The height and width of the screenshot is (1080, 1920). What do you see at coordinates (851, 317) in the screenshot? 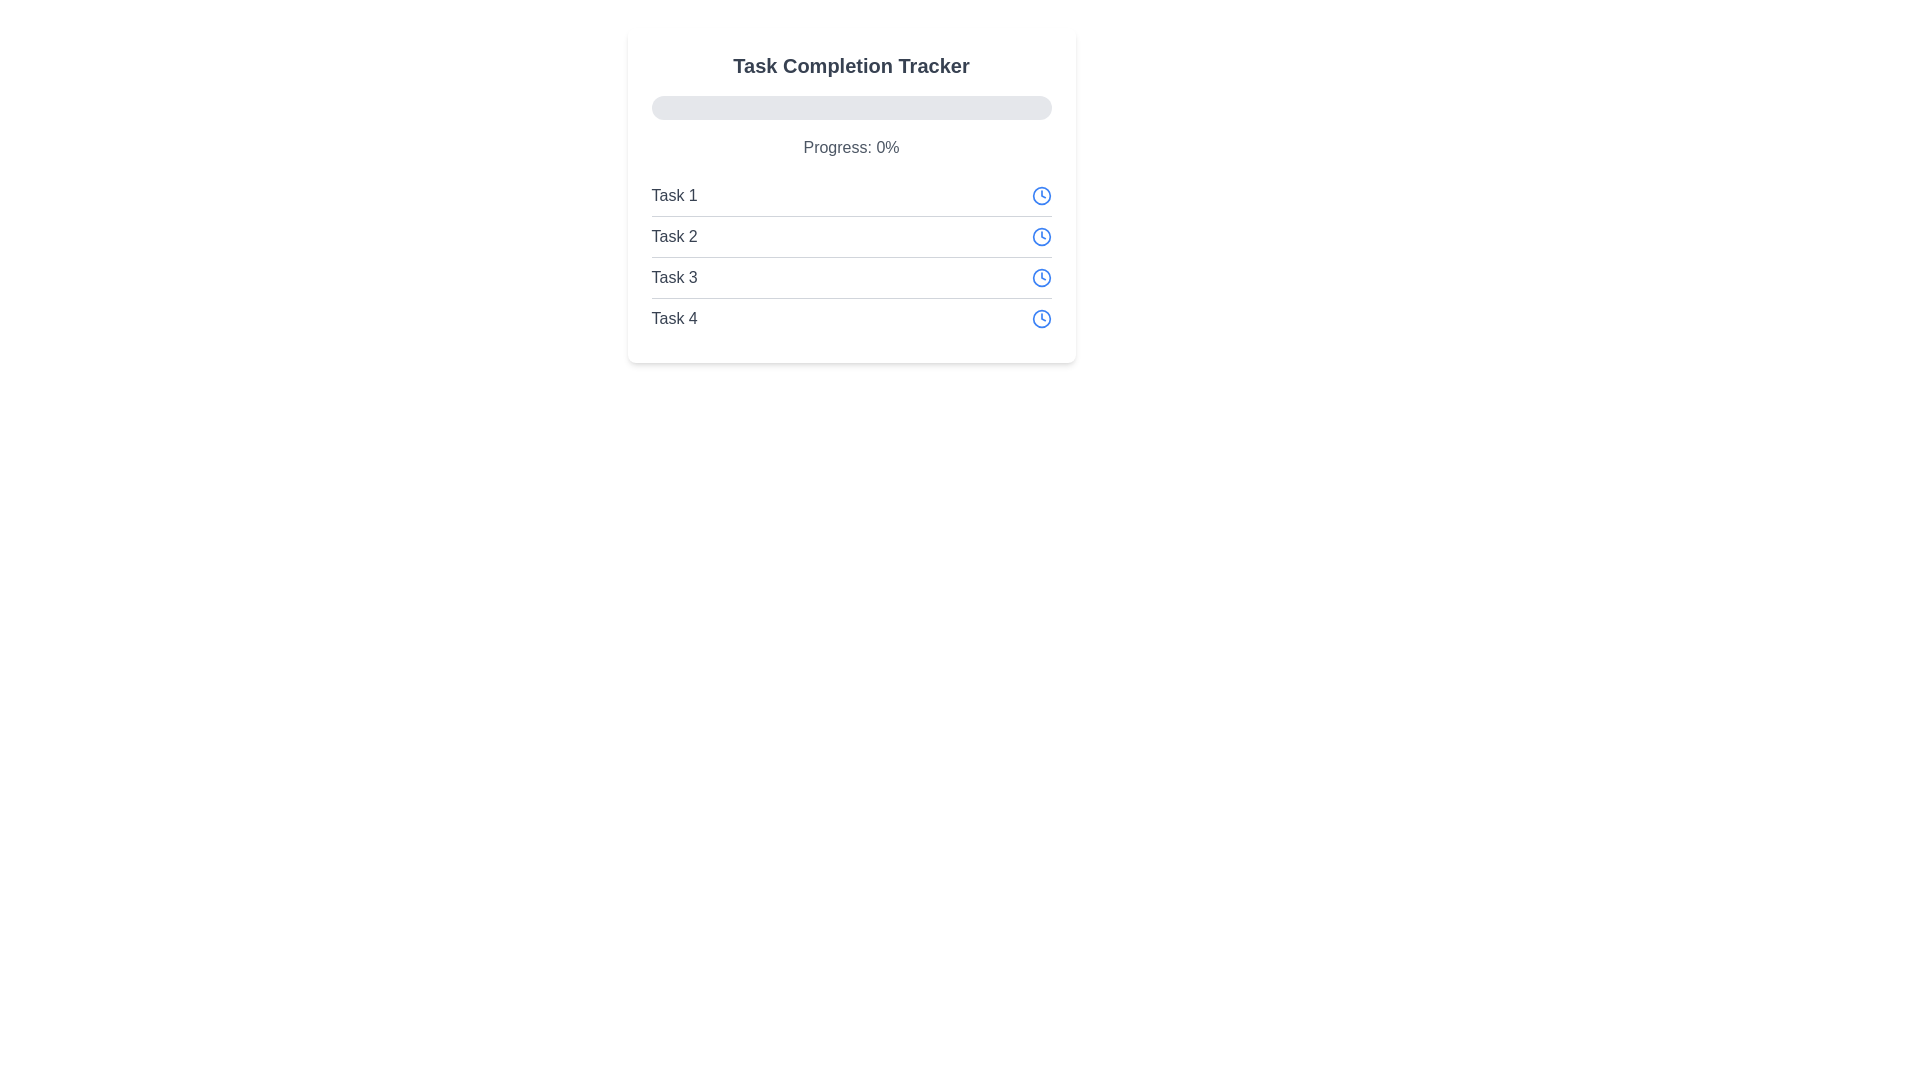
I see `task name 'Task 4' displayed in the fourth row of the task list within the 'Task Completion Tracker' section` at bounding box center [851, 317].